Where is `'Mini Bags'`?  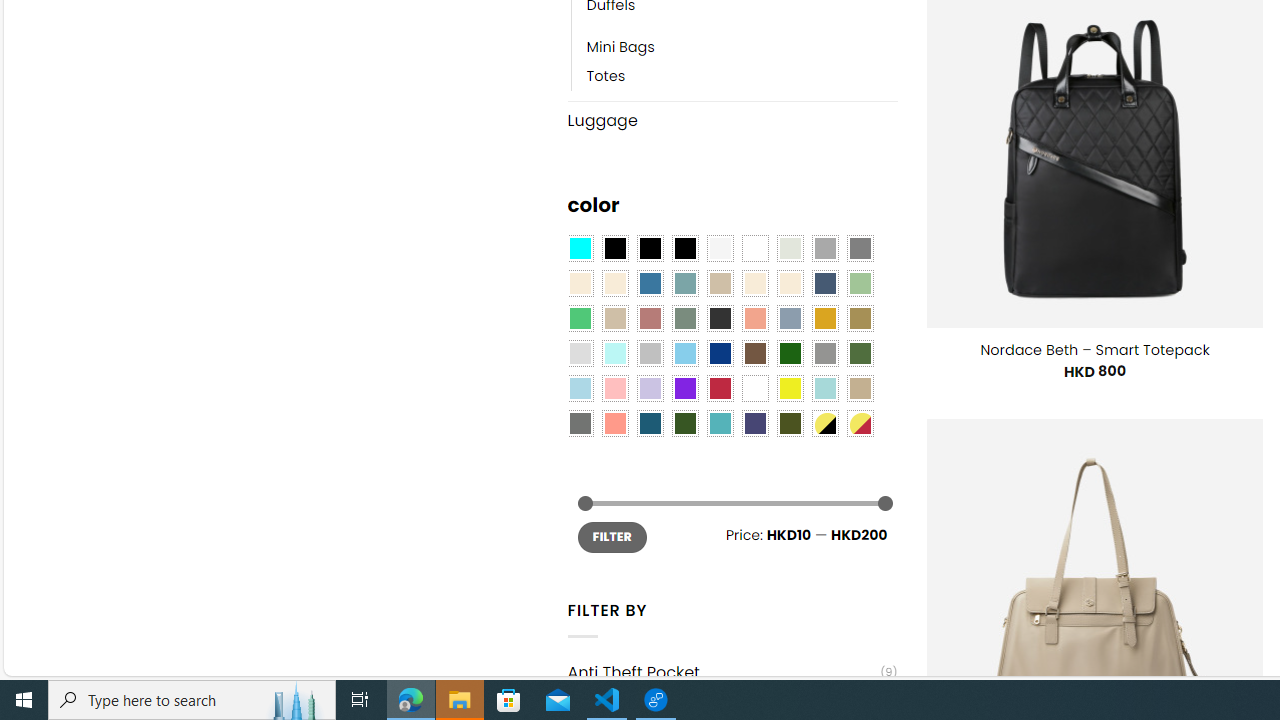
'Mini Bags' is located at coordinates (741, 47).